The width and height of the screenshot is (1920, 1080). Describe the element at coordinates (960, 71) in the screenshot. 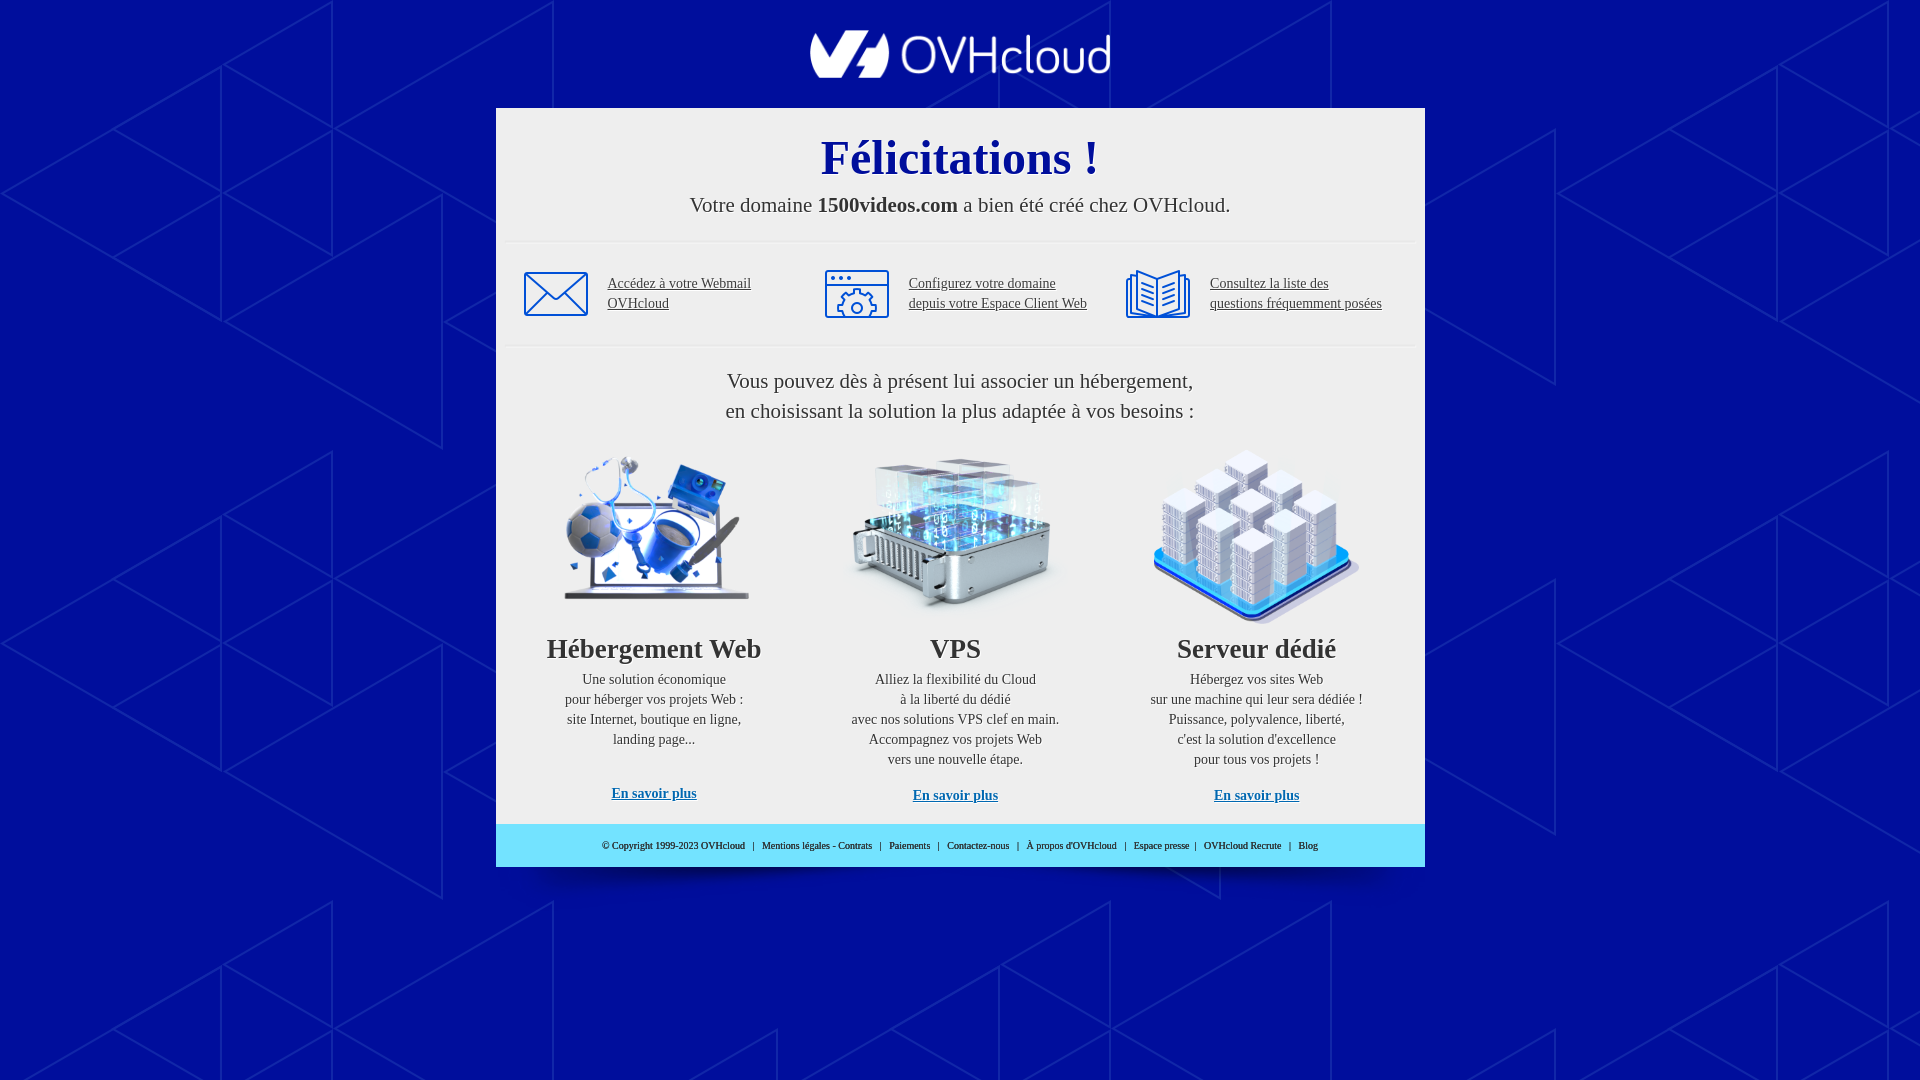

I see `'OVHcloud'` at that location.